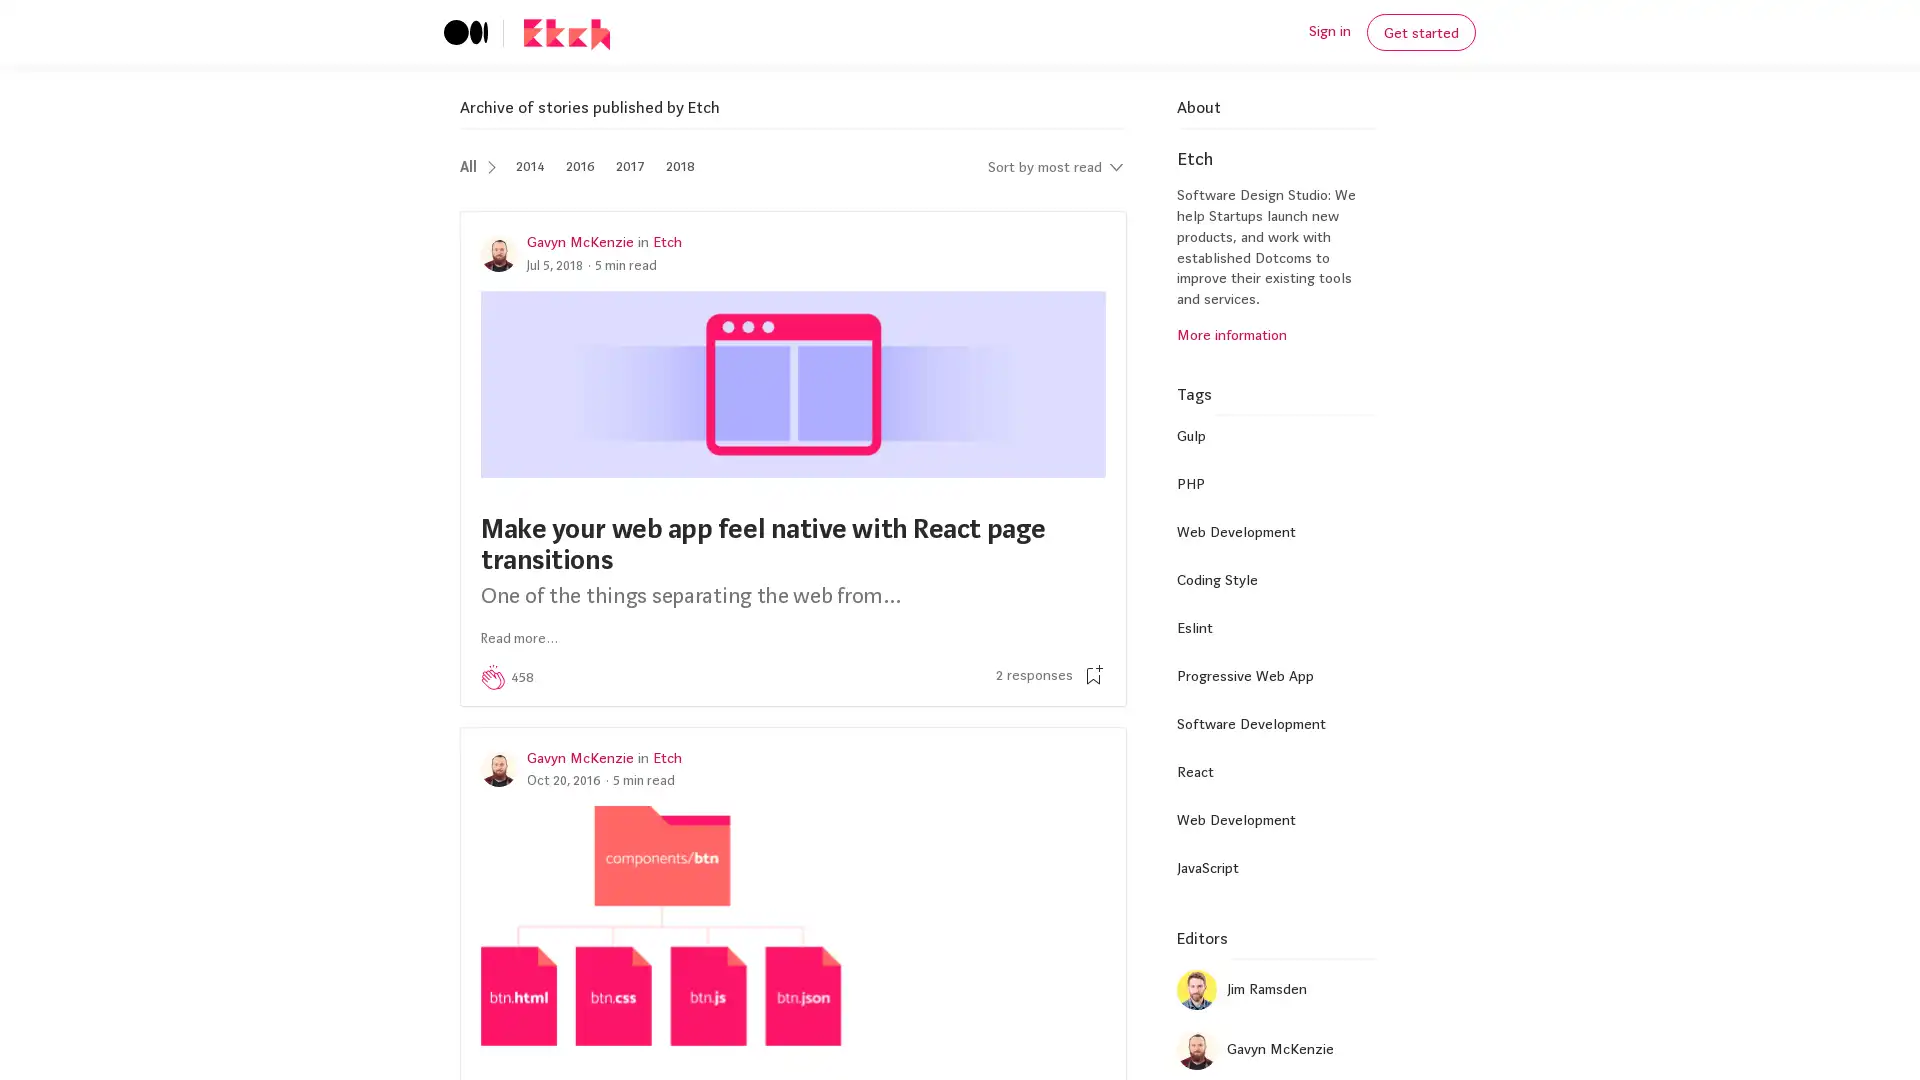  What do you see at coordinates (522, 676) in the screenshot?
I see `458` at bounding box center [522, 676].